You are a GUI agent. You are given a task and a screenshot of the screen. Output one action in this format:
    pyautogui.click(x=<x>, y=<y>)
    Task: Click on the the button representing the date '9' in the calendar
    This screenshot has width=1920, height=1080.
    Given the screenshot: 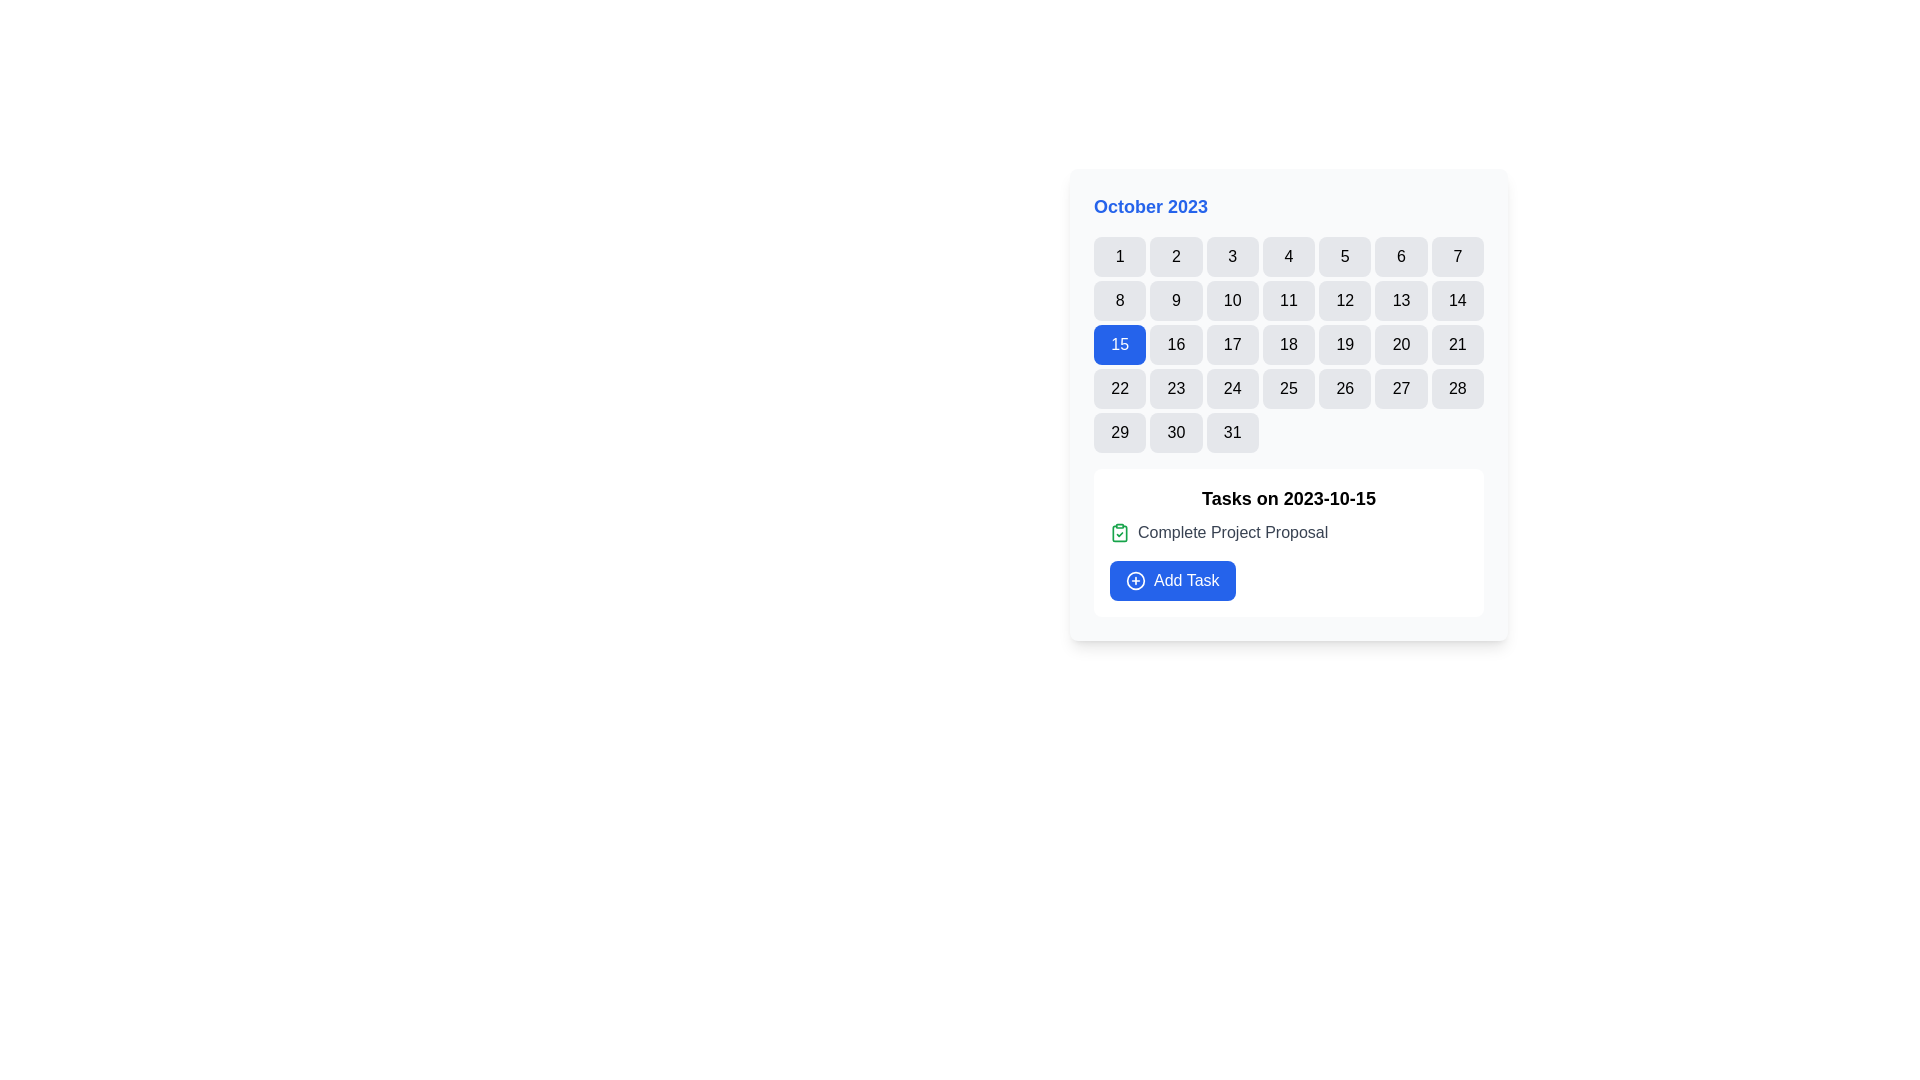 What is the action you would take?
    pyautogui.click(x=1176, y=300)
    